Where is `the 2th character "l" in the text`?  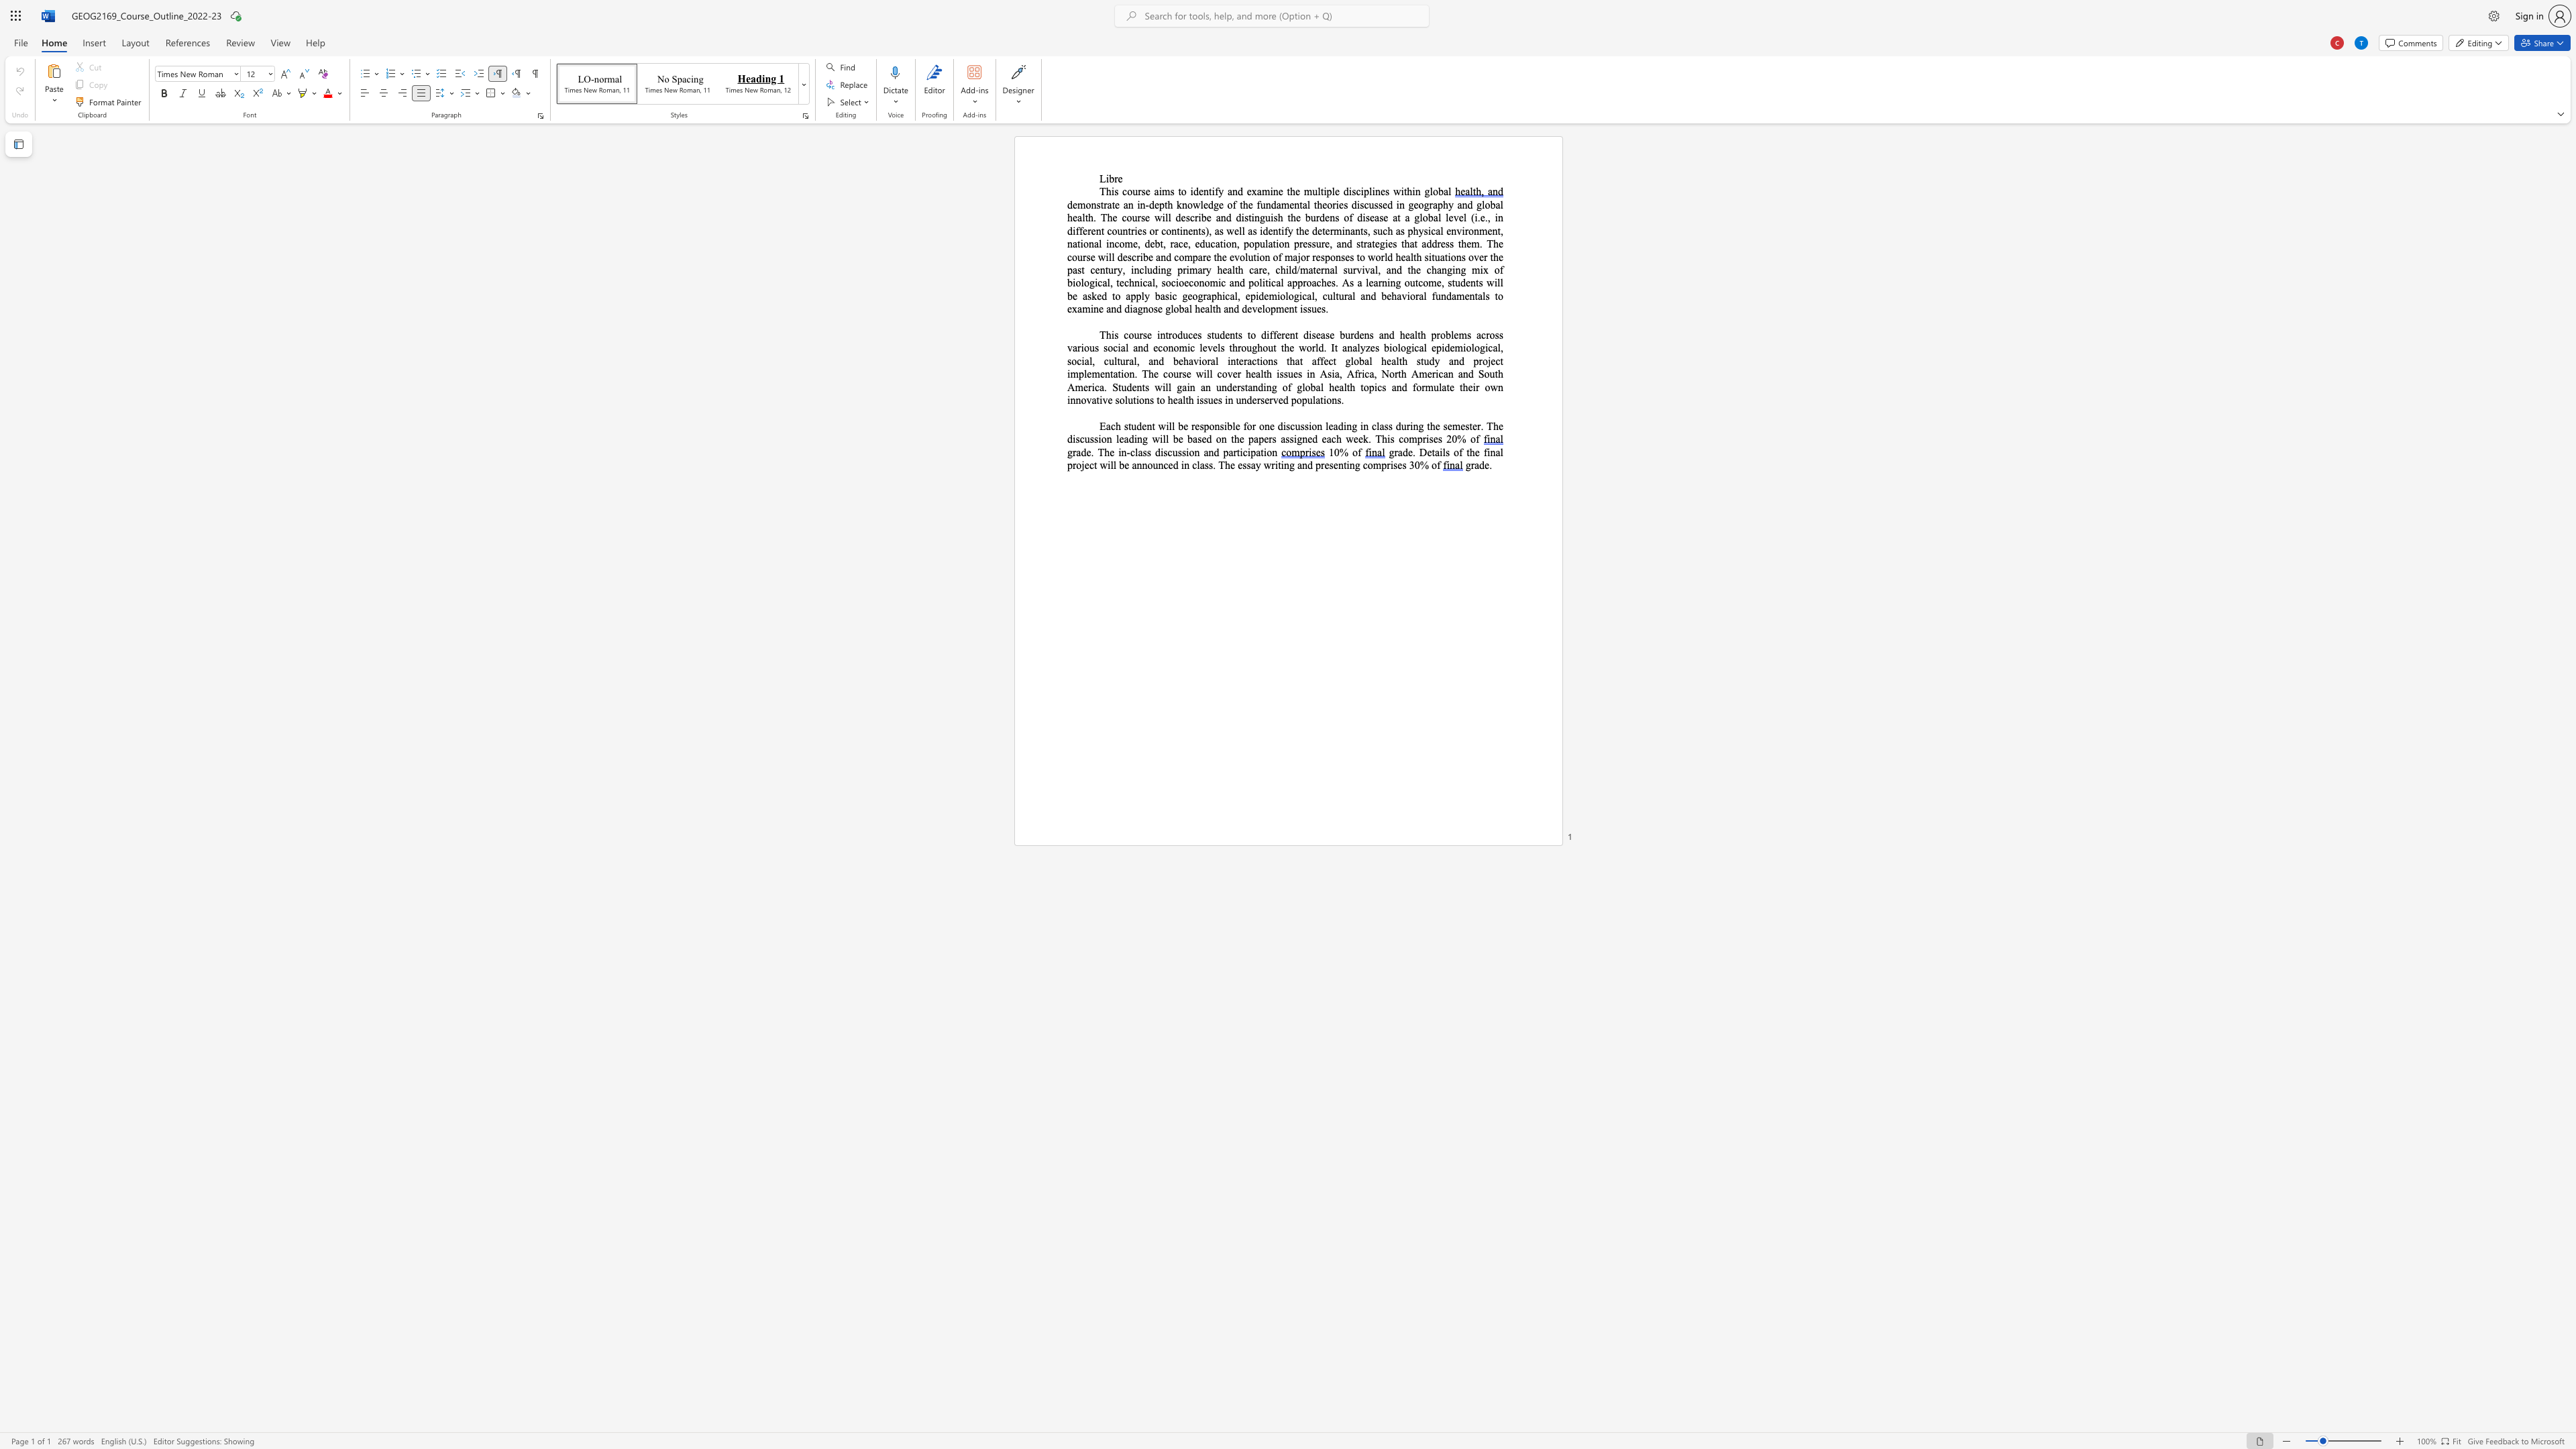
the 2th character "l" in the text is located at coordinates (1242, 230).